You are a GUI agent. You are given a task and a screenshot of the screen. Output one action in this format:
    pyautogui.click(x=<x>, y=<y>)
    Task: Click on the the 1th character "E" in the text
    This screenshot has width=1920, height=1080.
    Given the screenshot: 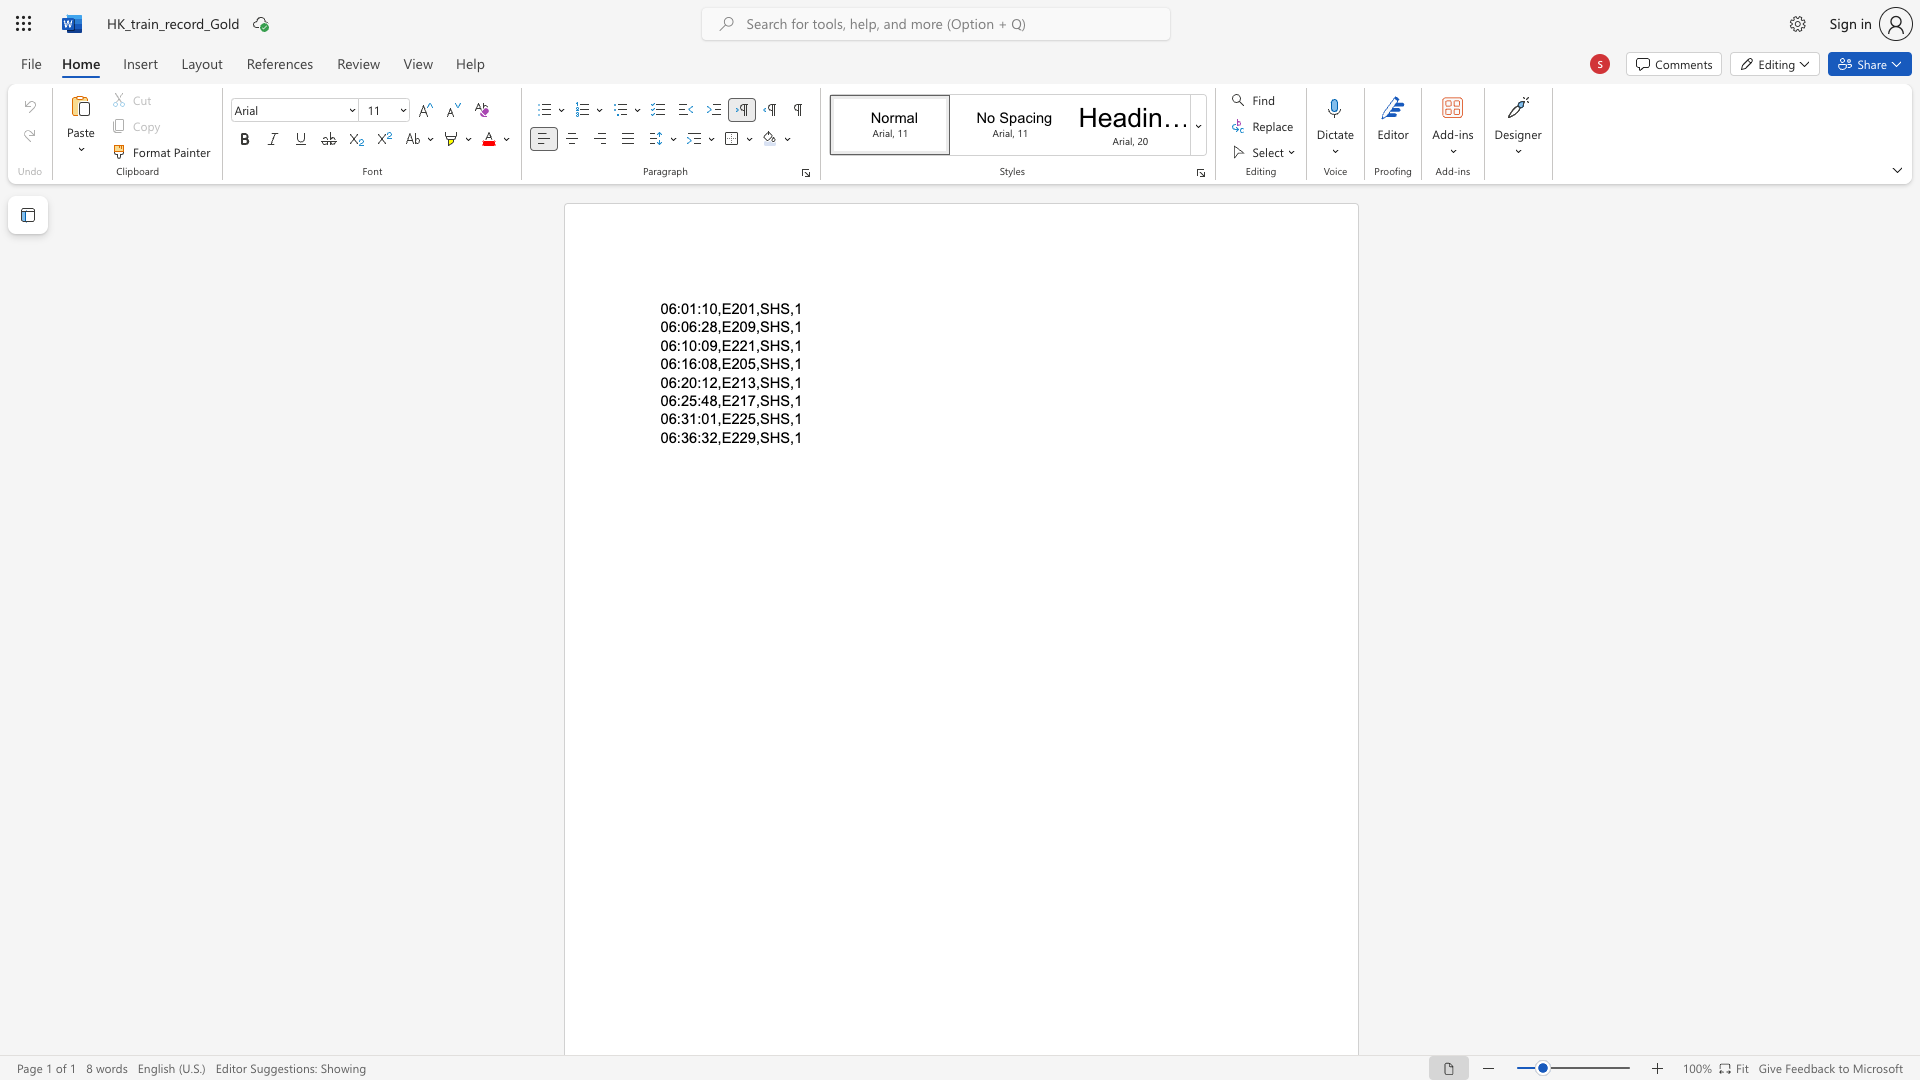 What is the action you would take?
    pyautogui.click(x=725, y=364)
    